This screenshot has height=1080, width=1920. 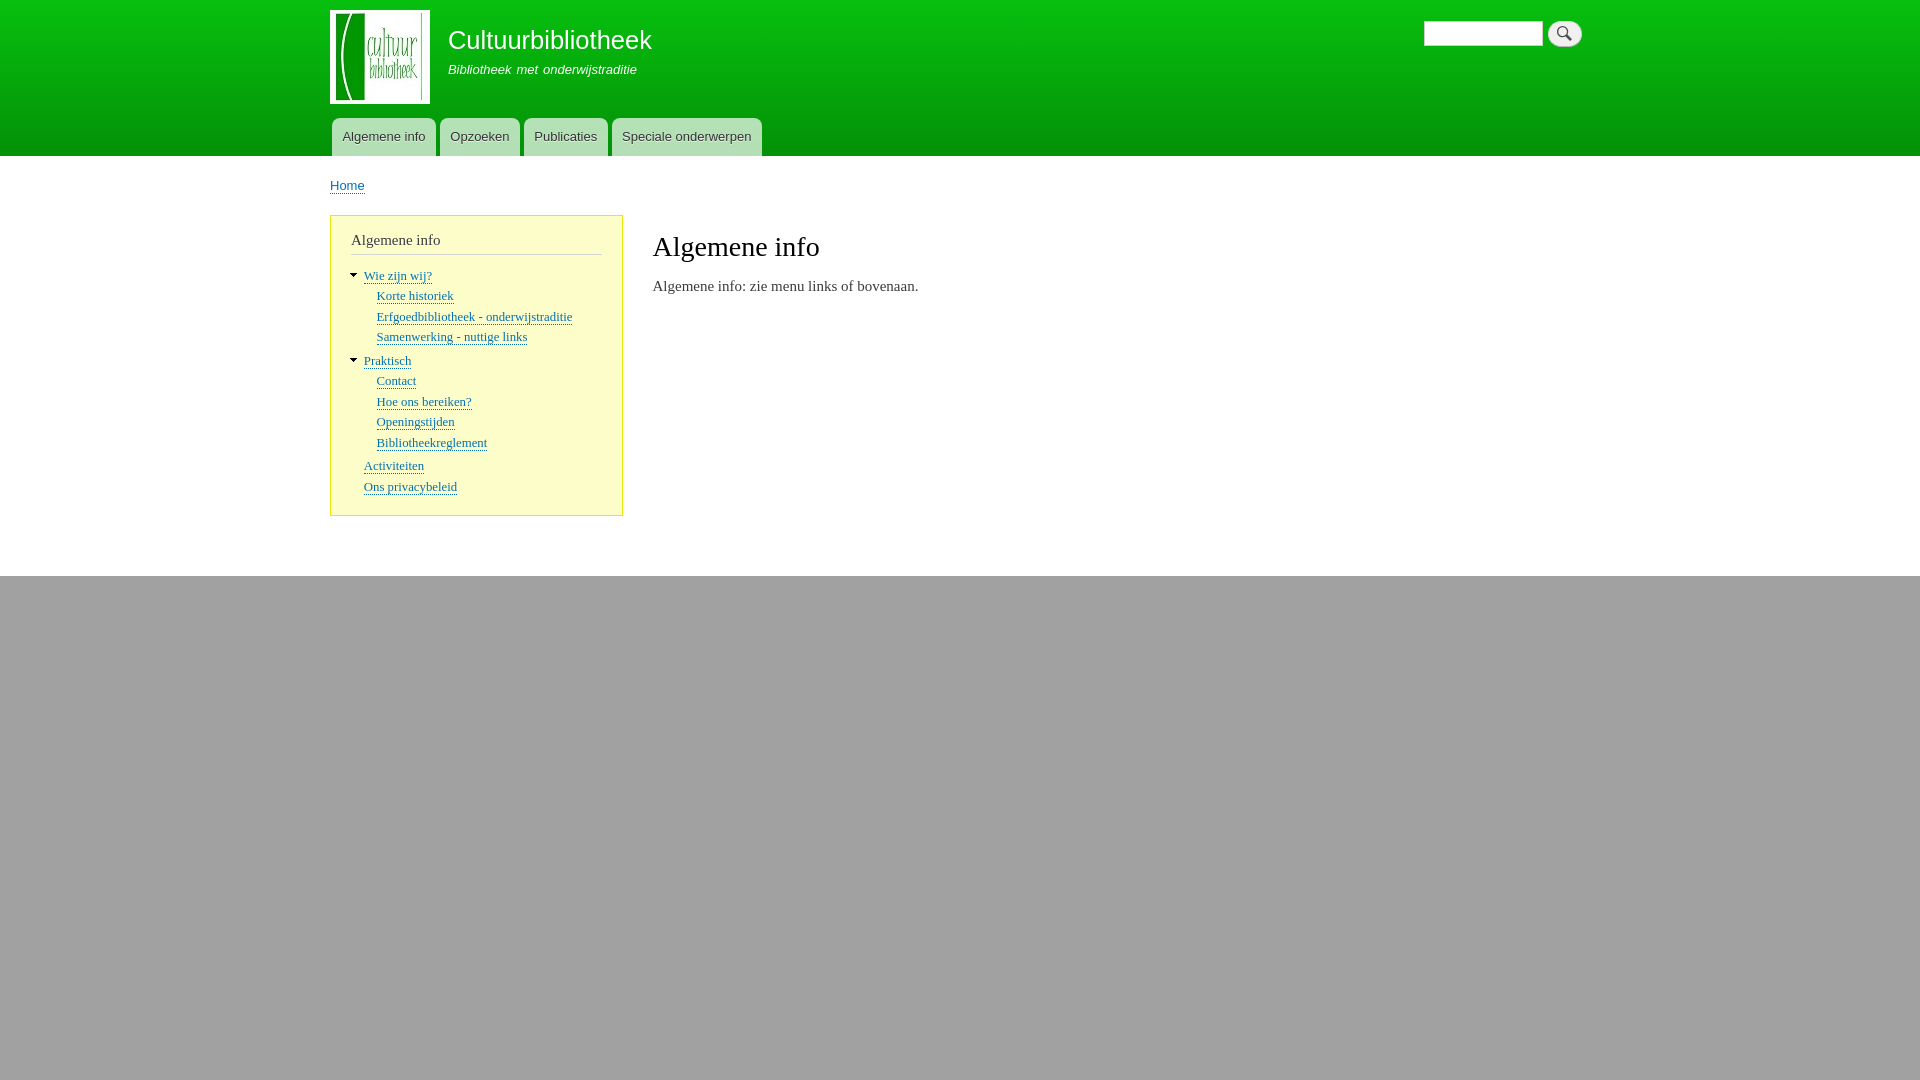 What do you see at coordinates (364, 276) in the screenshot?
I see `'Wie zijn wij?'` at bounding box center [364, 276].